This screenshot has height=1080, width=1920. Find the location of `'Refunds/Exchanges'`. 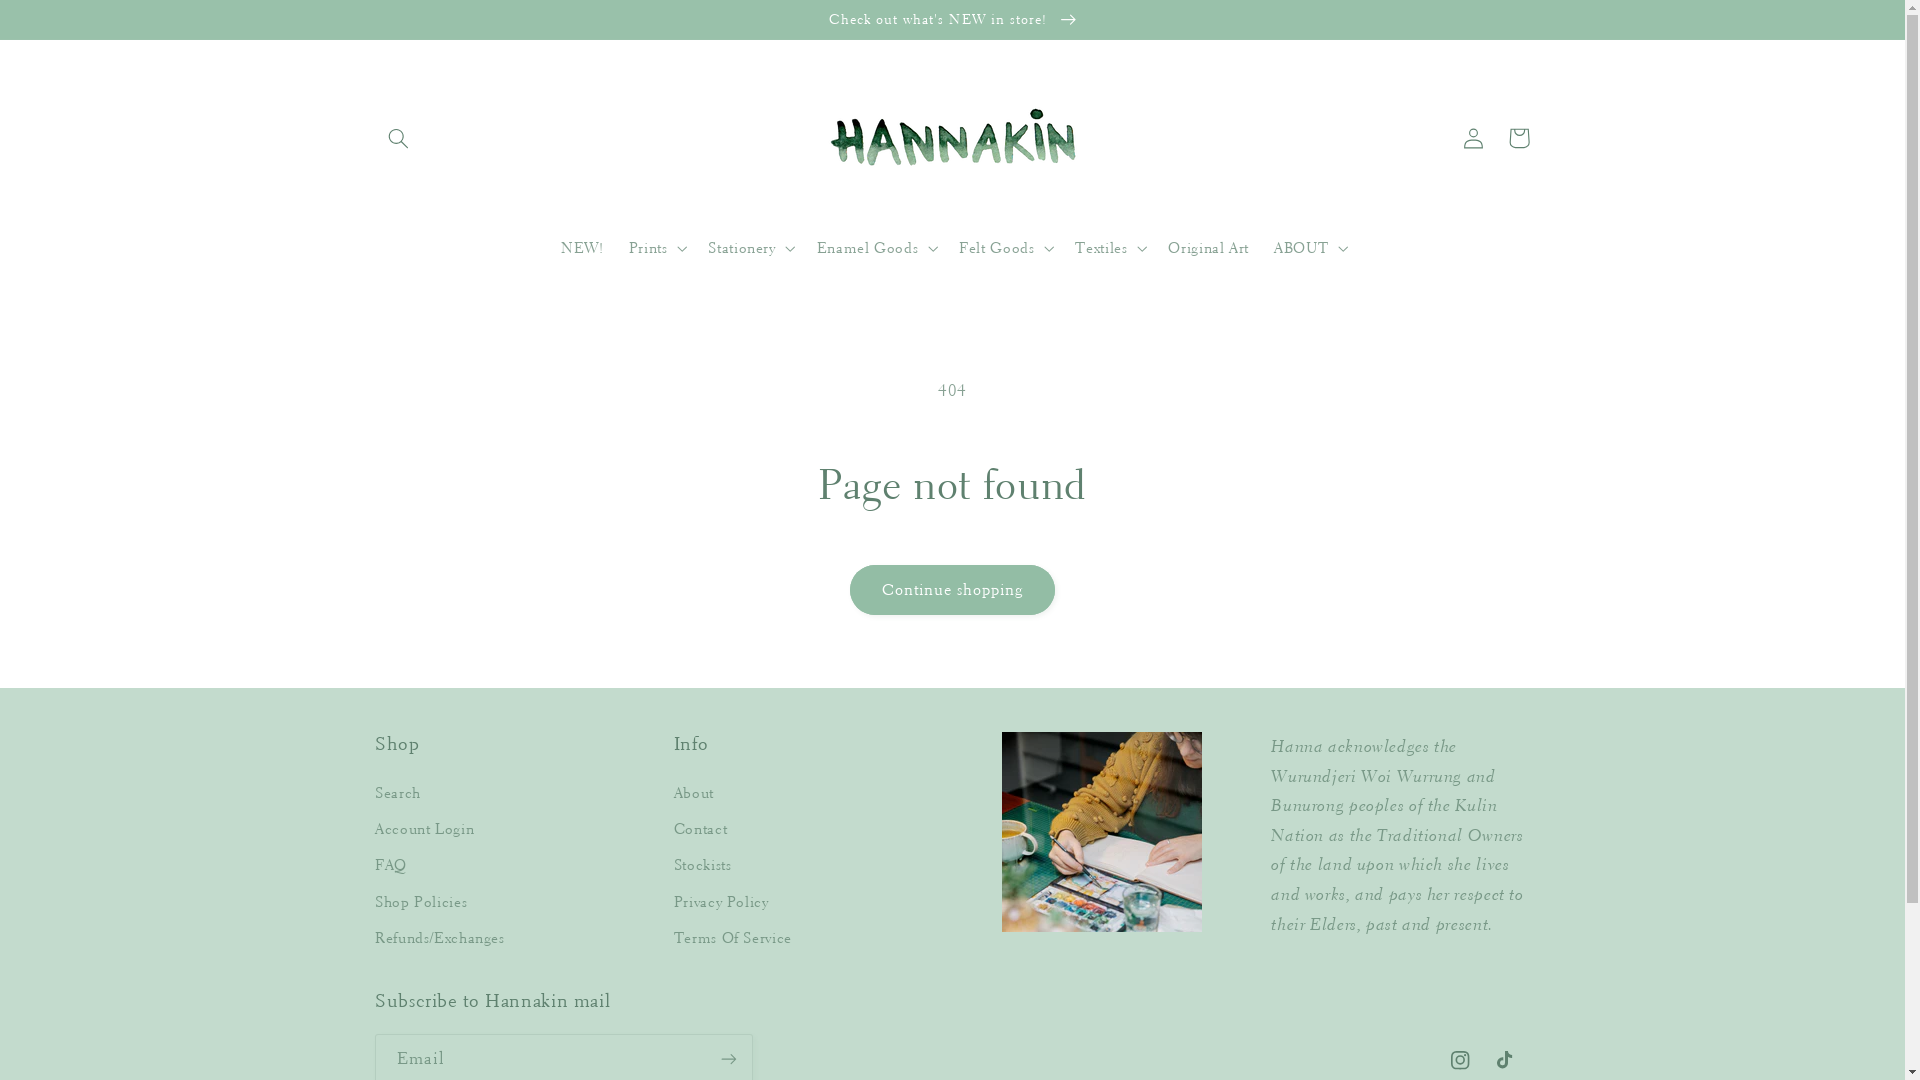

'Refunds/Exchanges' is located at coordinates (439, 938).